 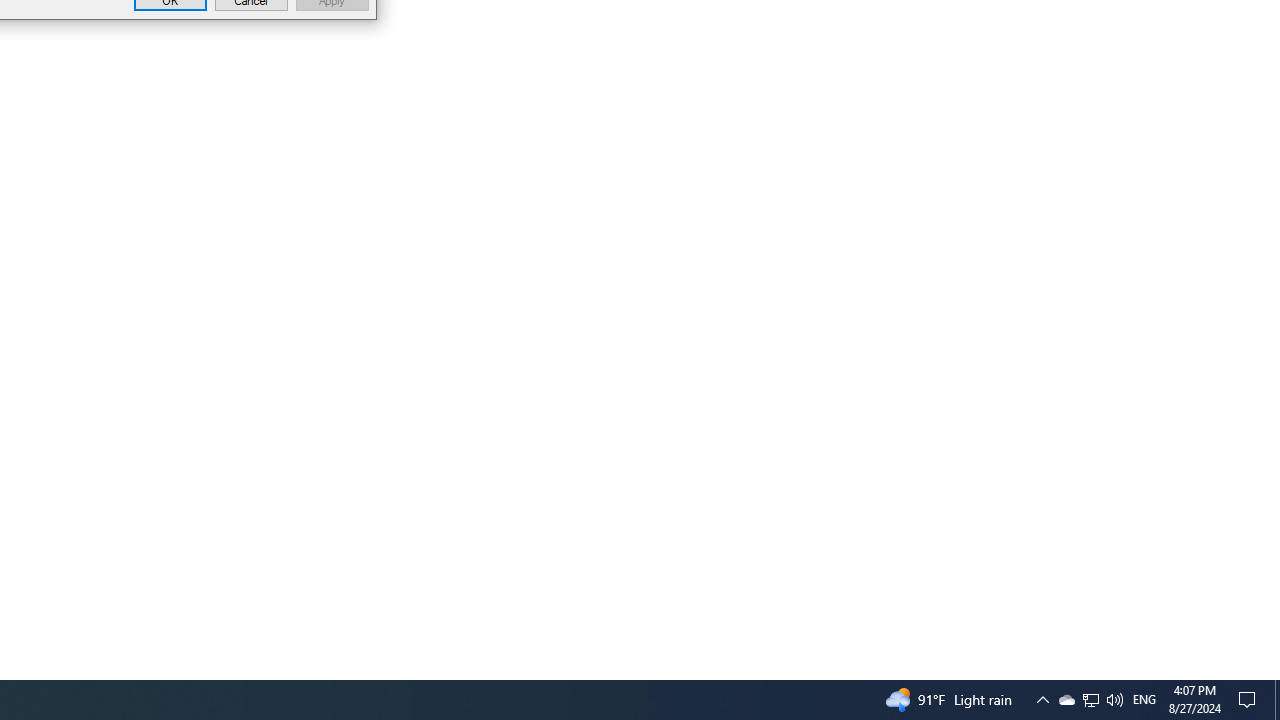 I want to click on 'User Promoted Notification Area', so click(x=1089, y=698).